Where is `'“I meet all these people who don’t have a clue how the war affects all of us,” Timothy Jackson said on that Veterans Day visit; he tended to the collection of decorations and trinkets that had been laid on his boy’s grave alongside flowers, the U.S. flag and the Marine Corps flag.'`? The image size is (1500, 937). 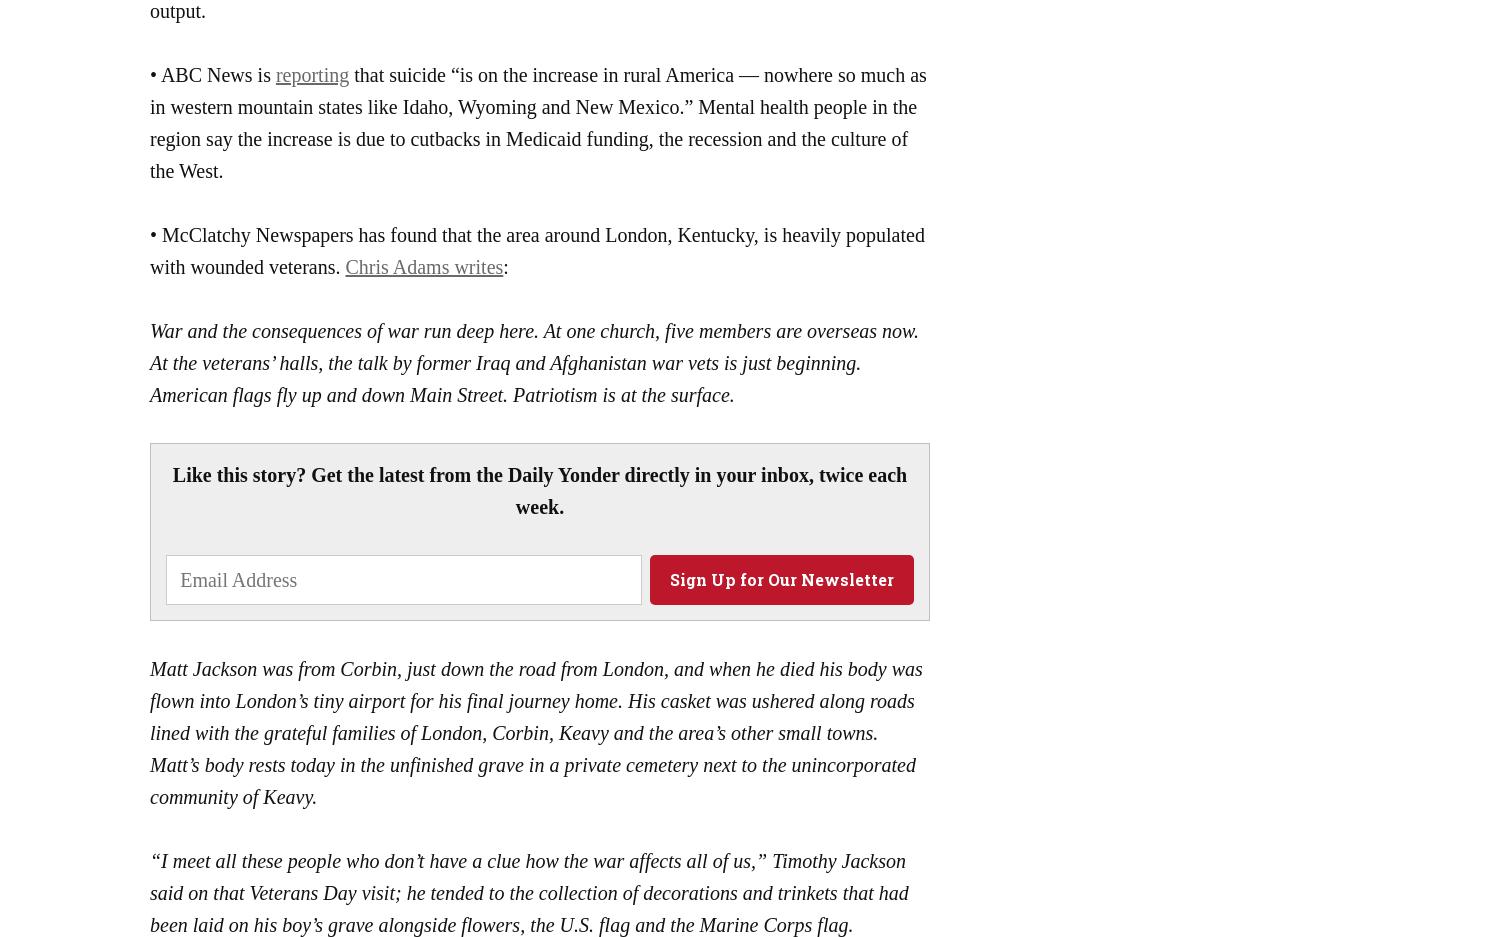 '“I meet all these people who don’t have a clue how the war affects all of us,” Timothy Jackson said on that Veterans Day visit; he tended to the collection of decorations and trinkets that had been laid on his boy’s grave alongside flowers, the U.S. flag and the Marine Corps flag.' is located at coordinates (529, 891).